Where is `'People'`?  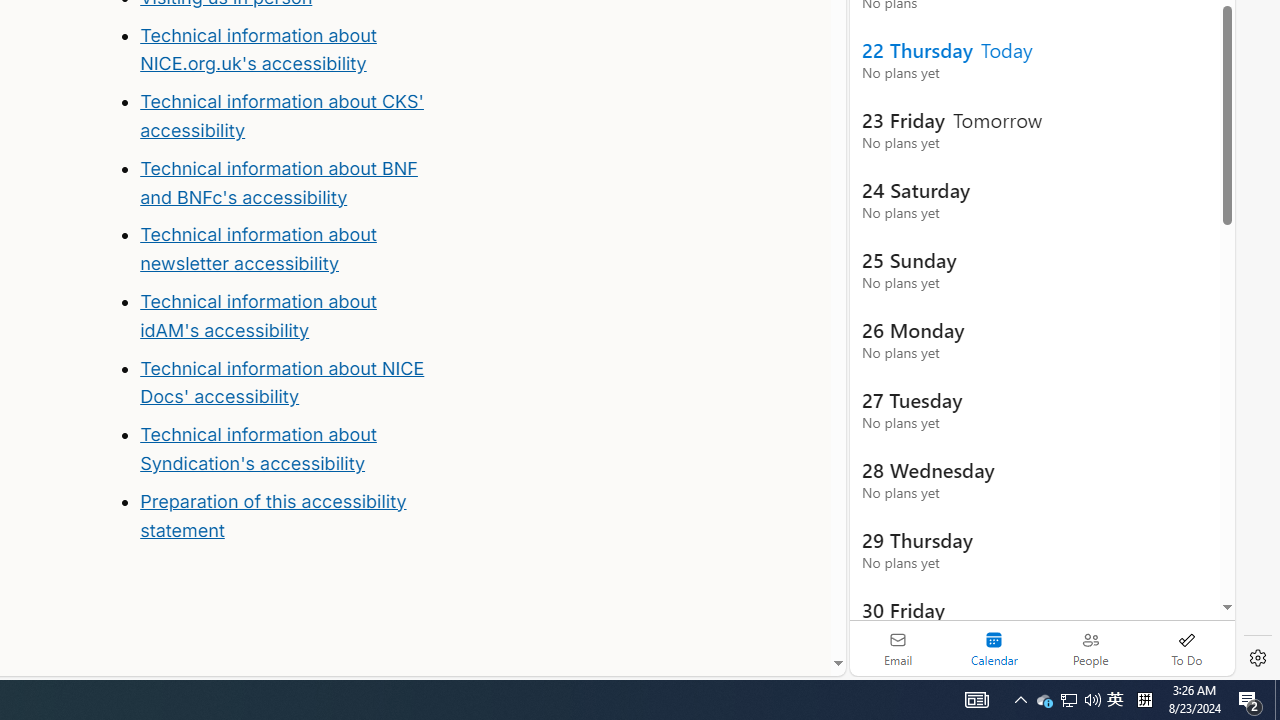
'People' is located at coordinates (1089, 648).